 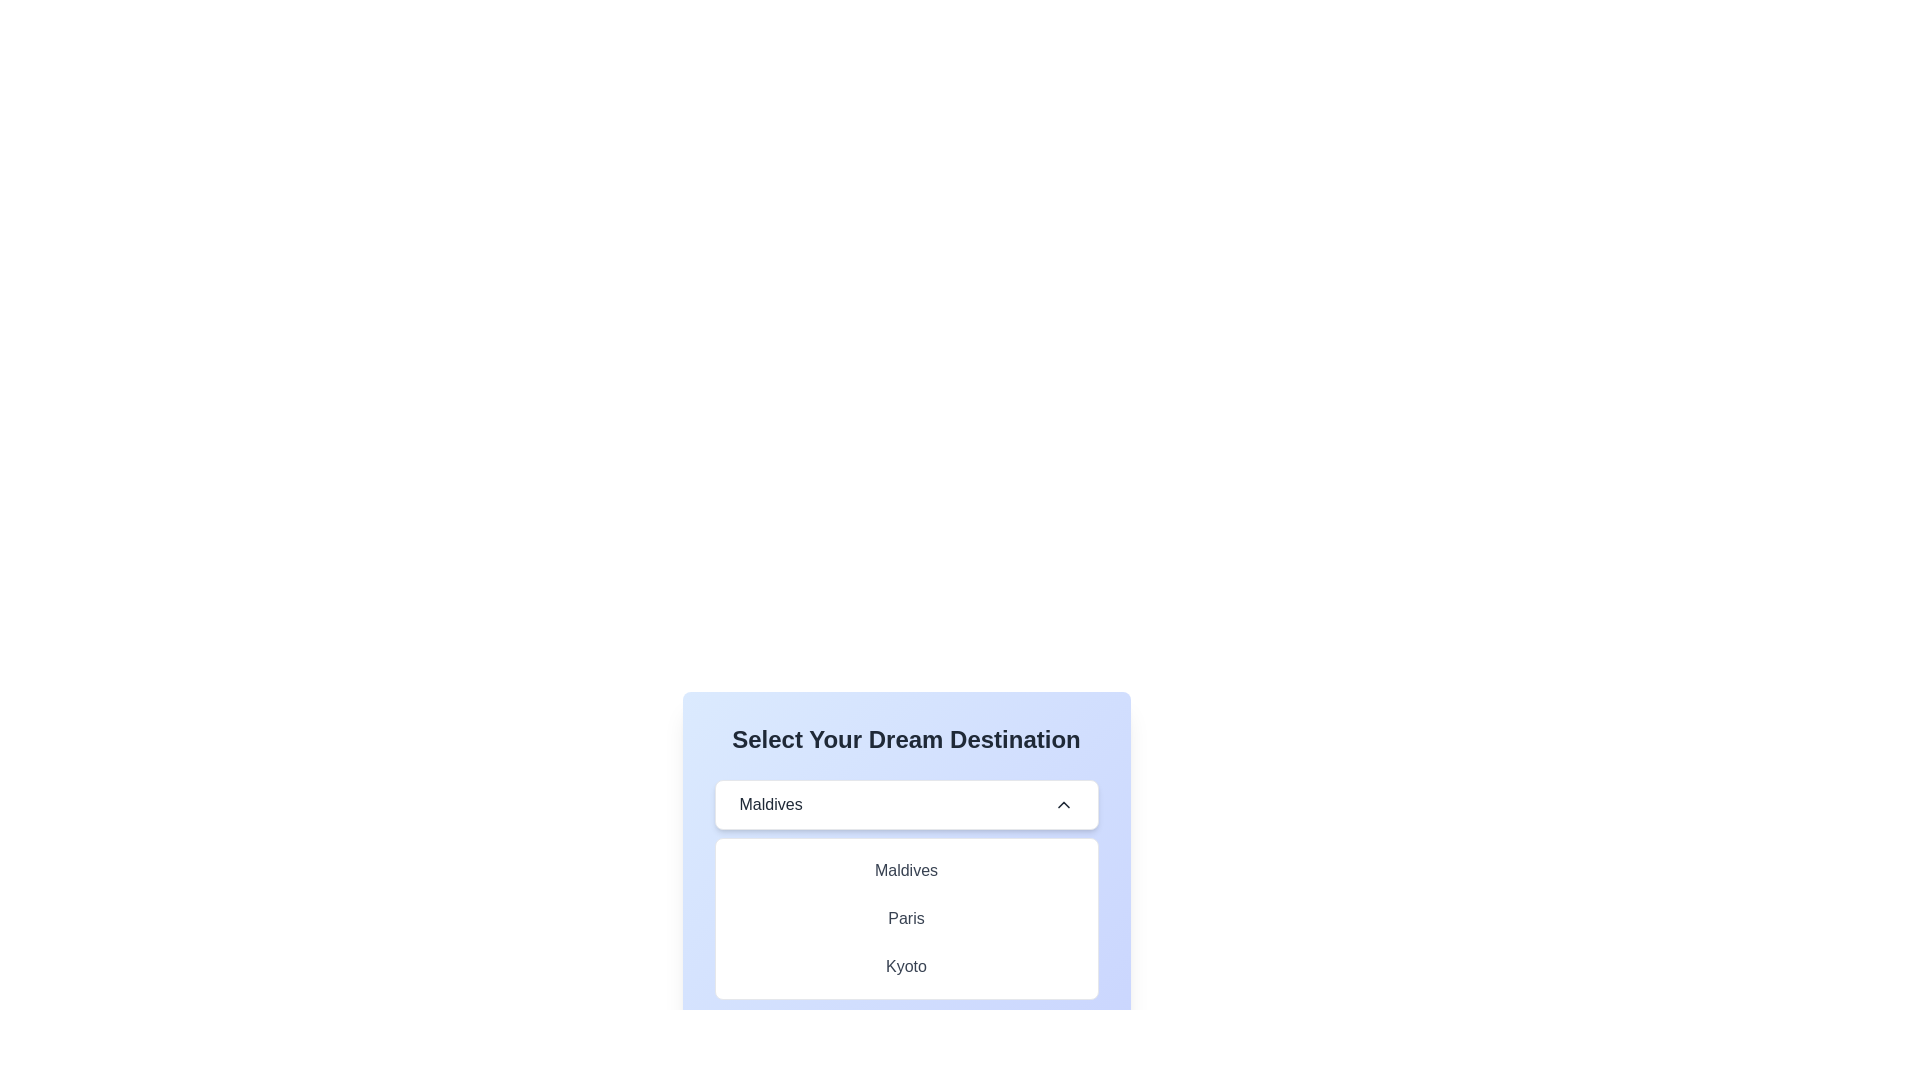 What do you see at coordinates (770, 804) in the screenshot?
I see `the text label displaying 'Maldives' within the dropdown selection box, positioned below the label 'Select Your Dream Destination'` at bounding box center [770, 804].